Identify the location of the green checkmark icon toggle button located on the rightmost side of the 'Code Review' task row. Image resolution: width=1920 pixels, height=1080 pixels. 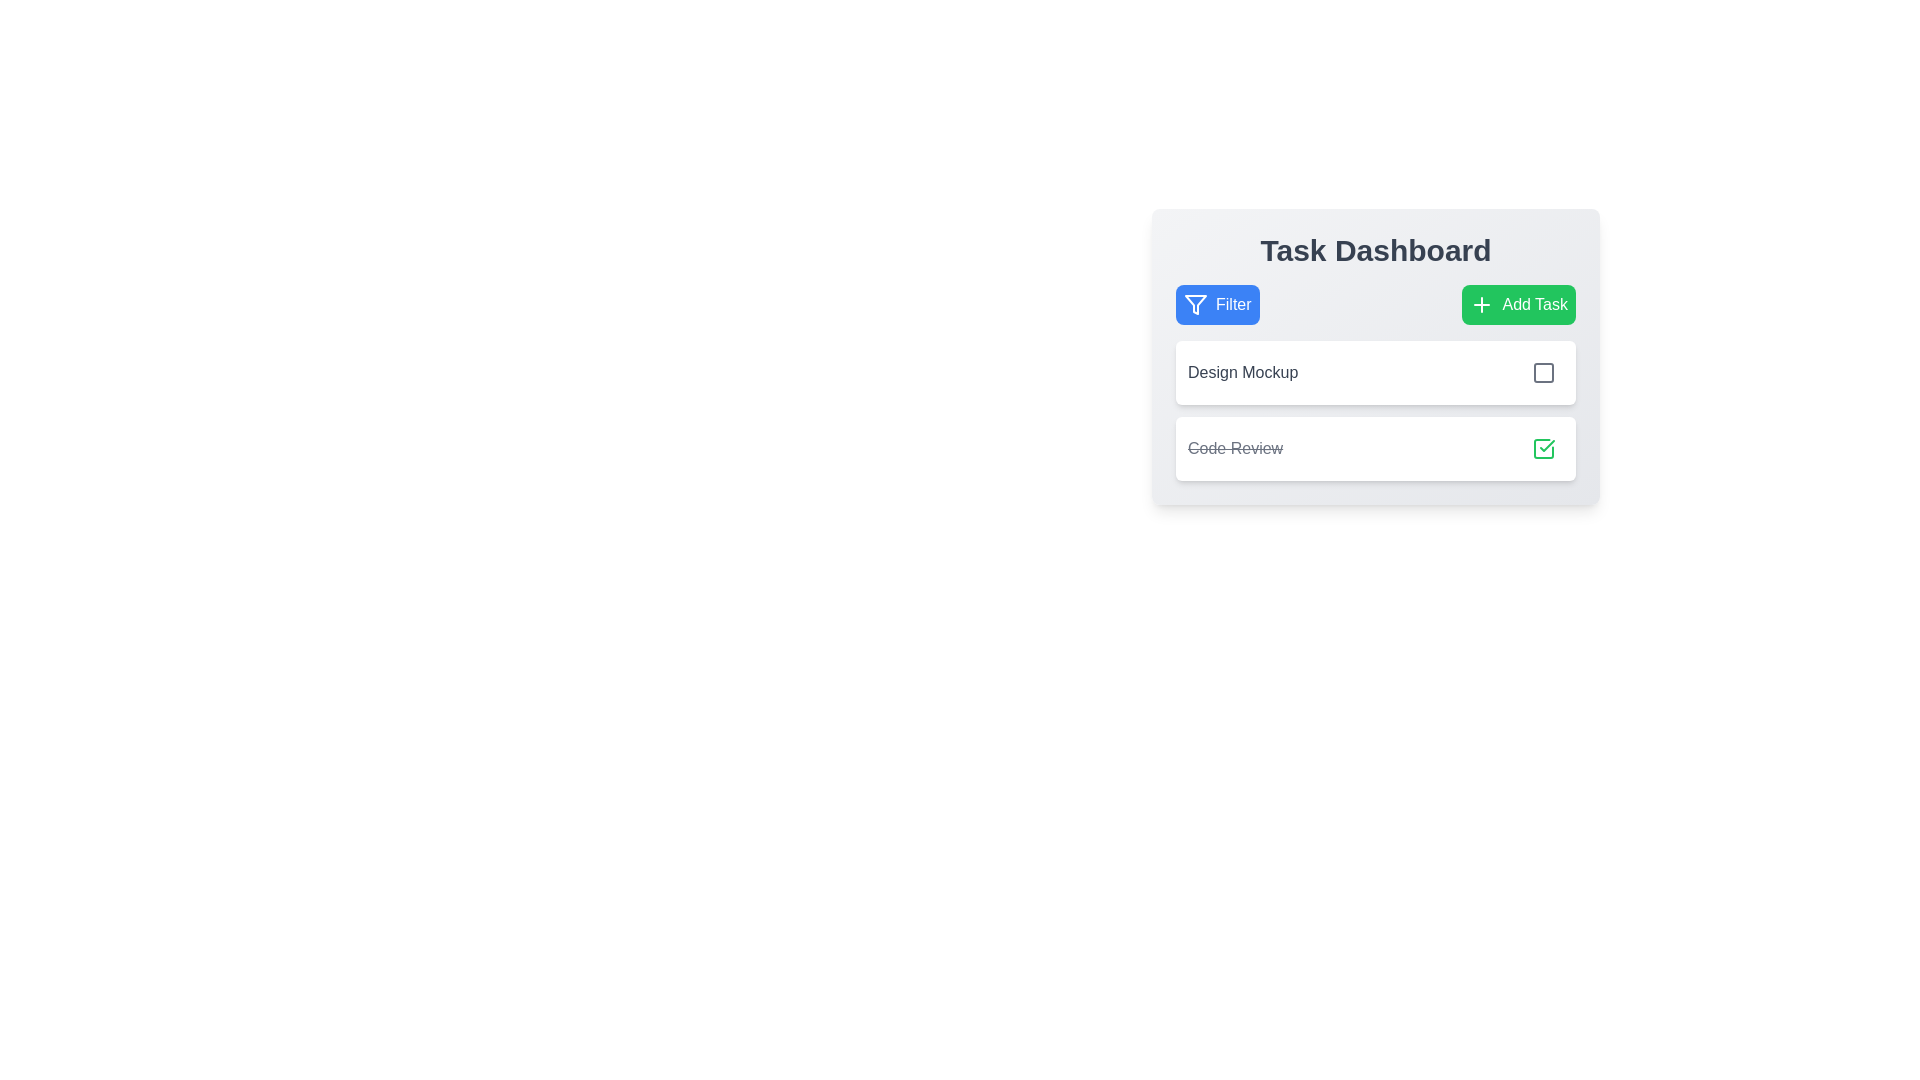
(1543, 447).